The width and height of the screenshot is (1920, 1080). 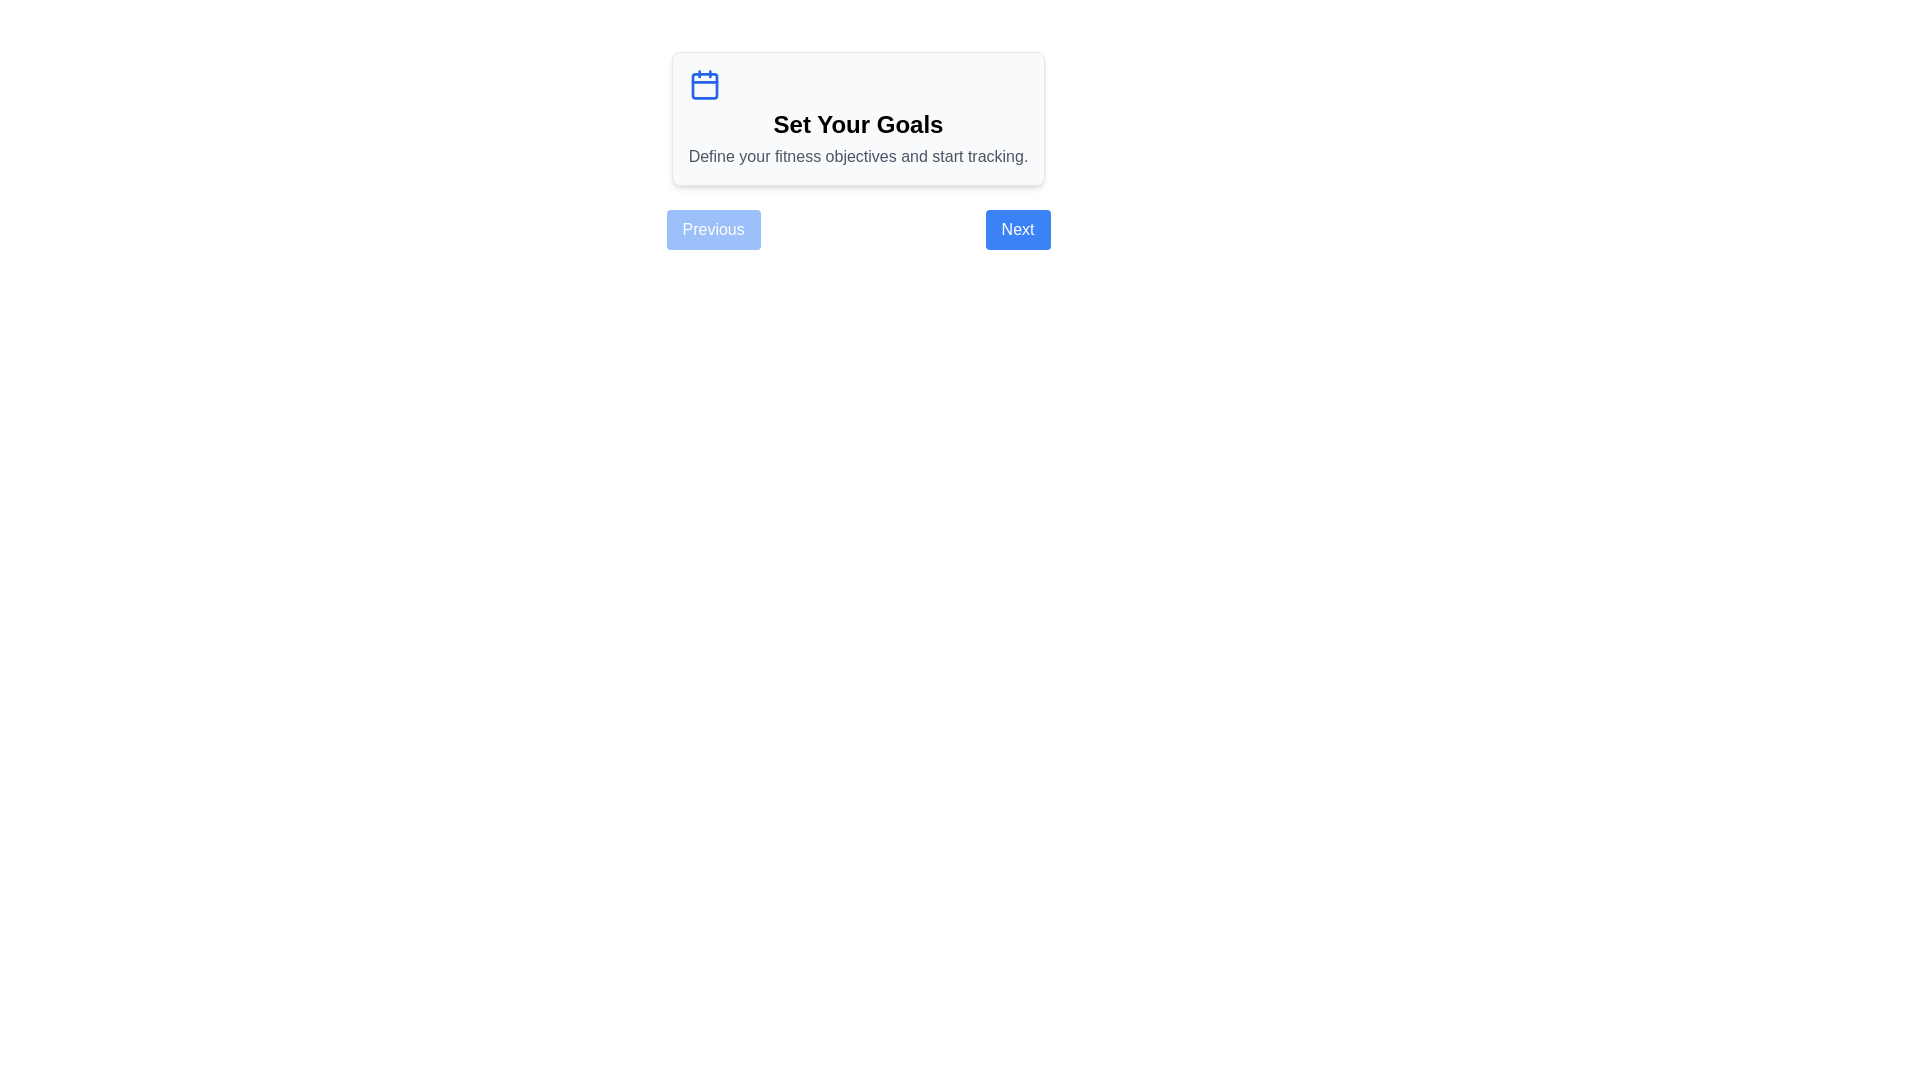 I want to click on the informative text label that introduces users to the purpose of the 'Set Your Goals' section, so click(x=858, y=156).